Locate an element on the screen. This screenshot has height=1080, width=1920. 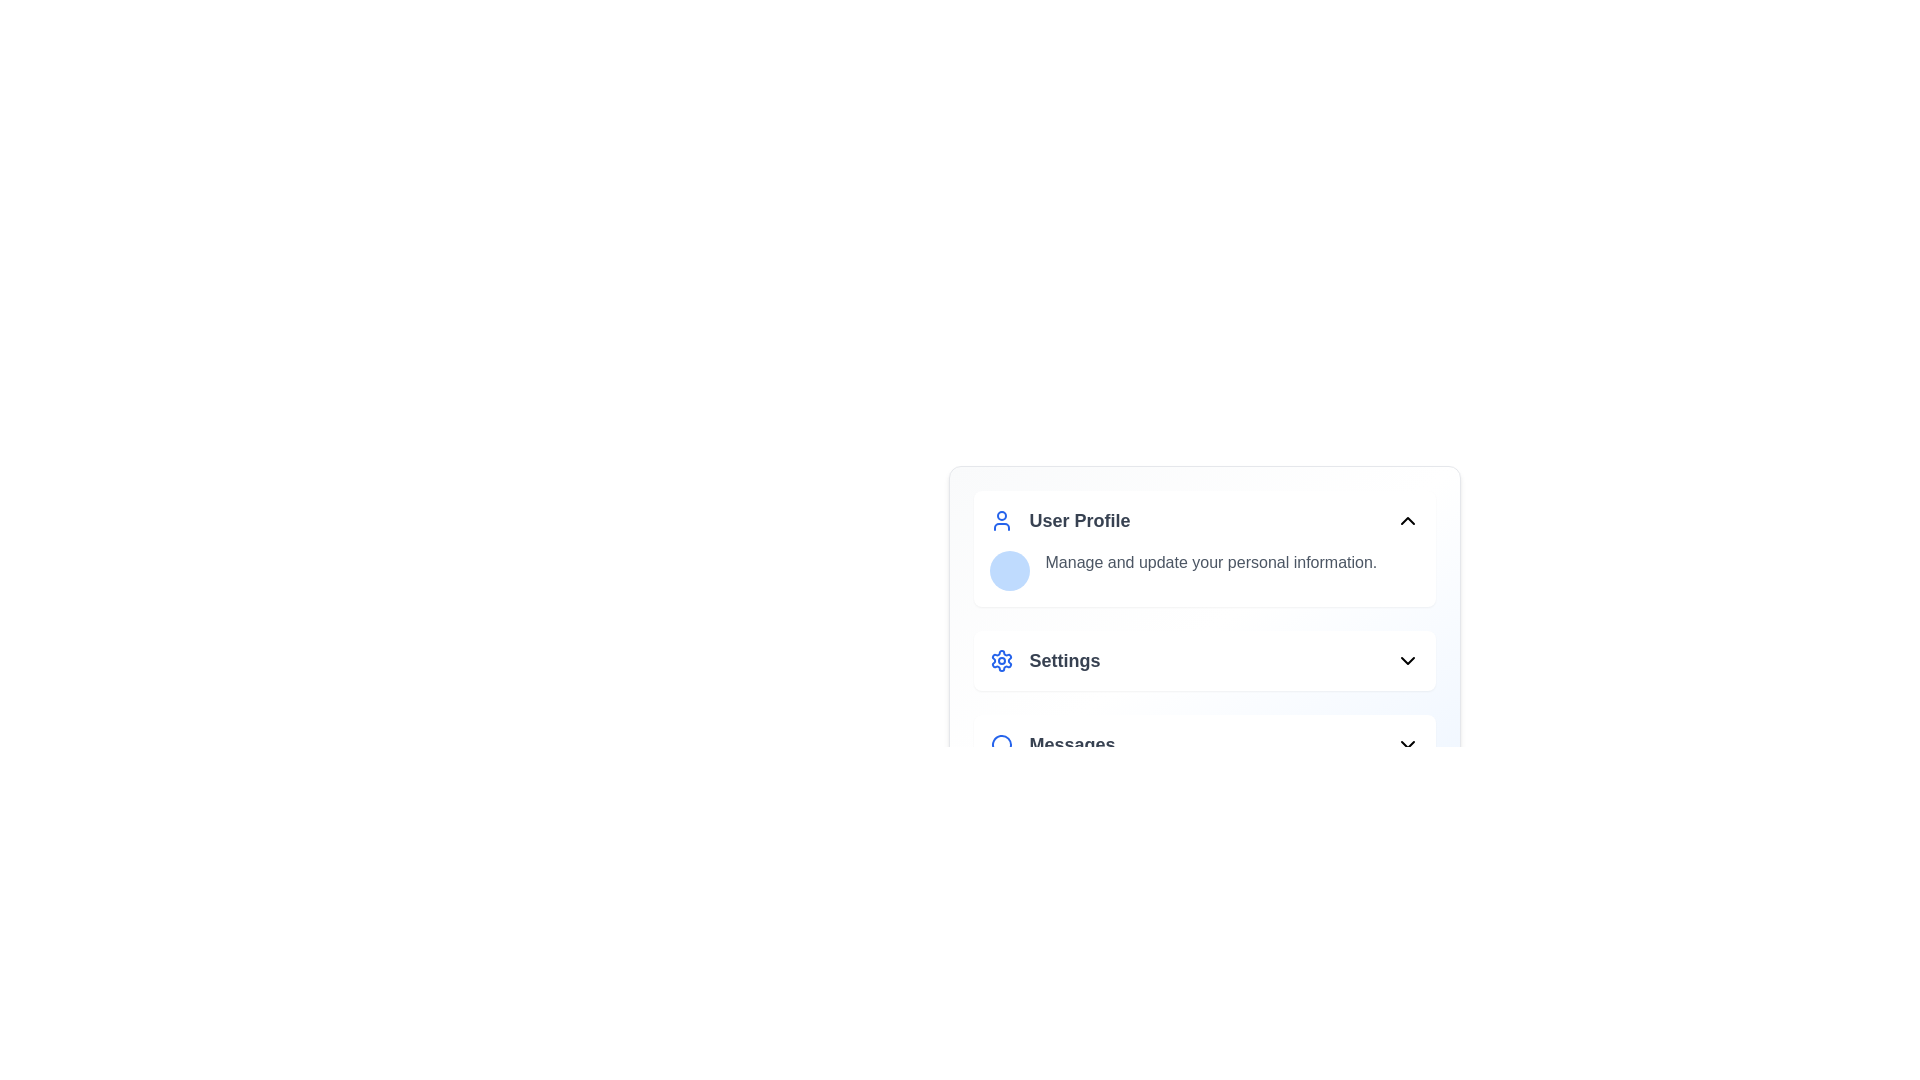
the distinct blue circular icon with a stroke outline located to the left of the 'Messages' label is located at coordinates (1001, 744).